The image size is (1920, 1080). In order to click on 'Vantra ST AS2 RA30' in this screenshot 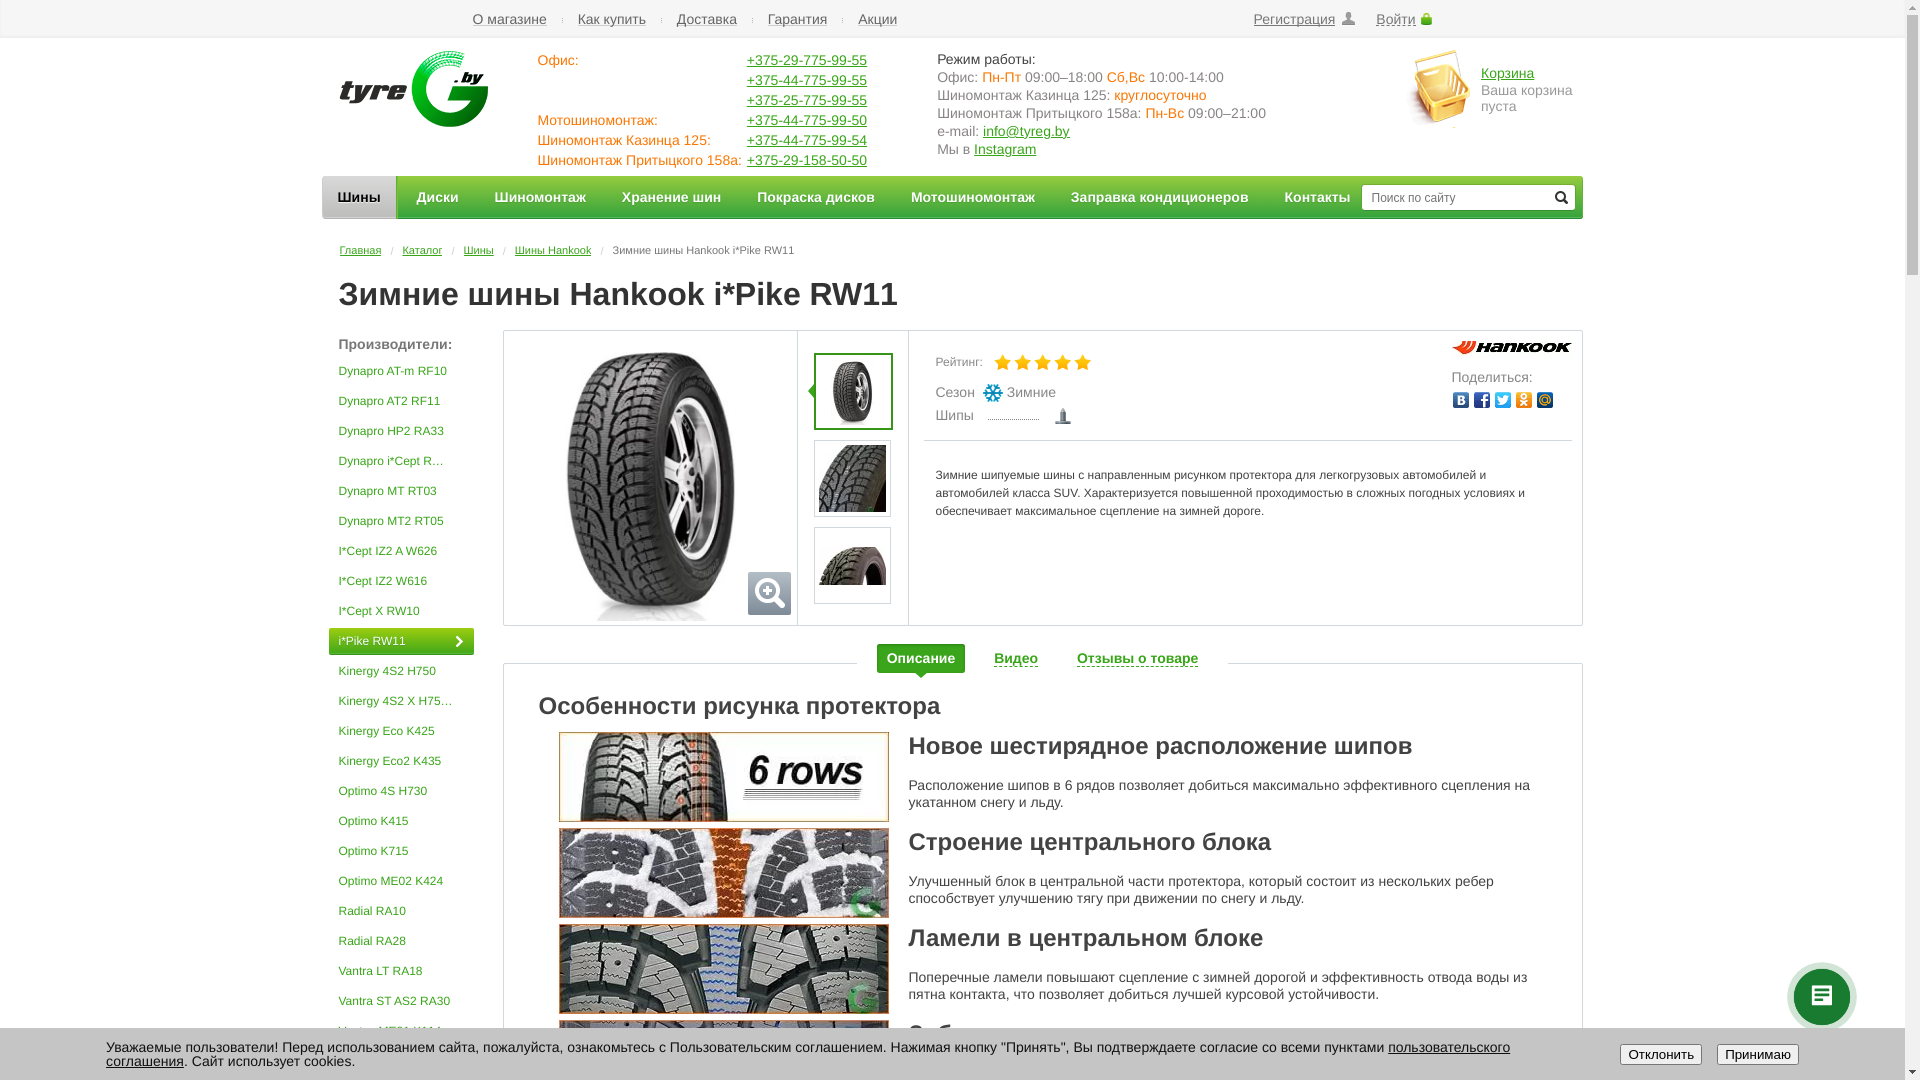, I will do `click(327, 1001)`.